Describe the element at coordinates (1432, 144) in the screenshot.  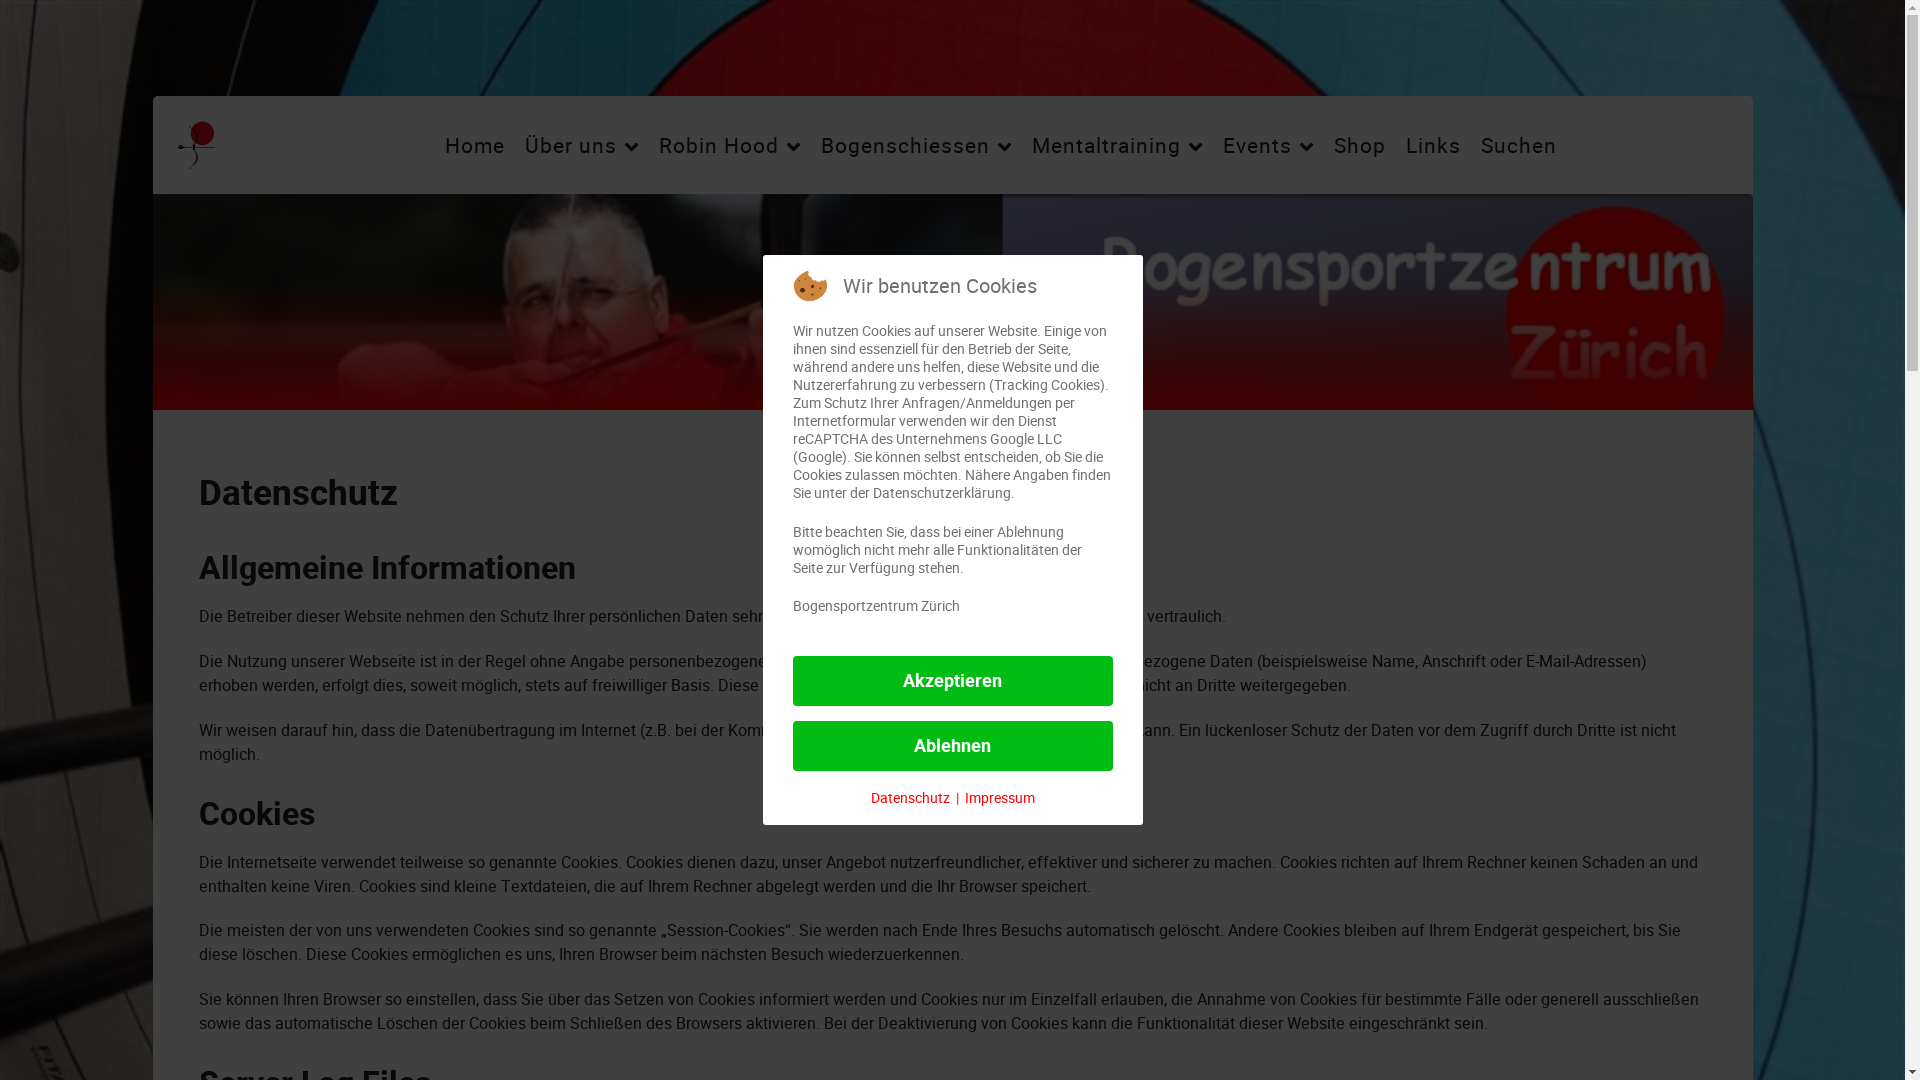
I see `'Links'` at that location.